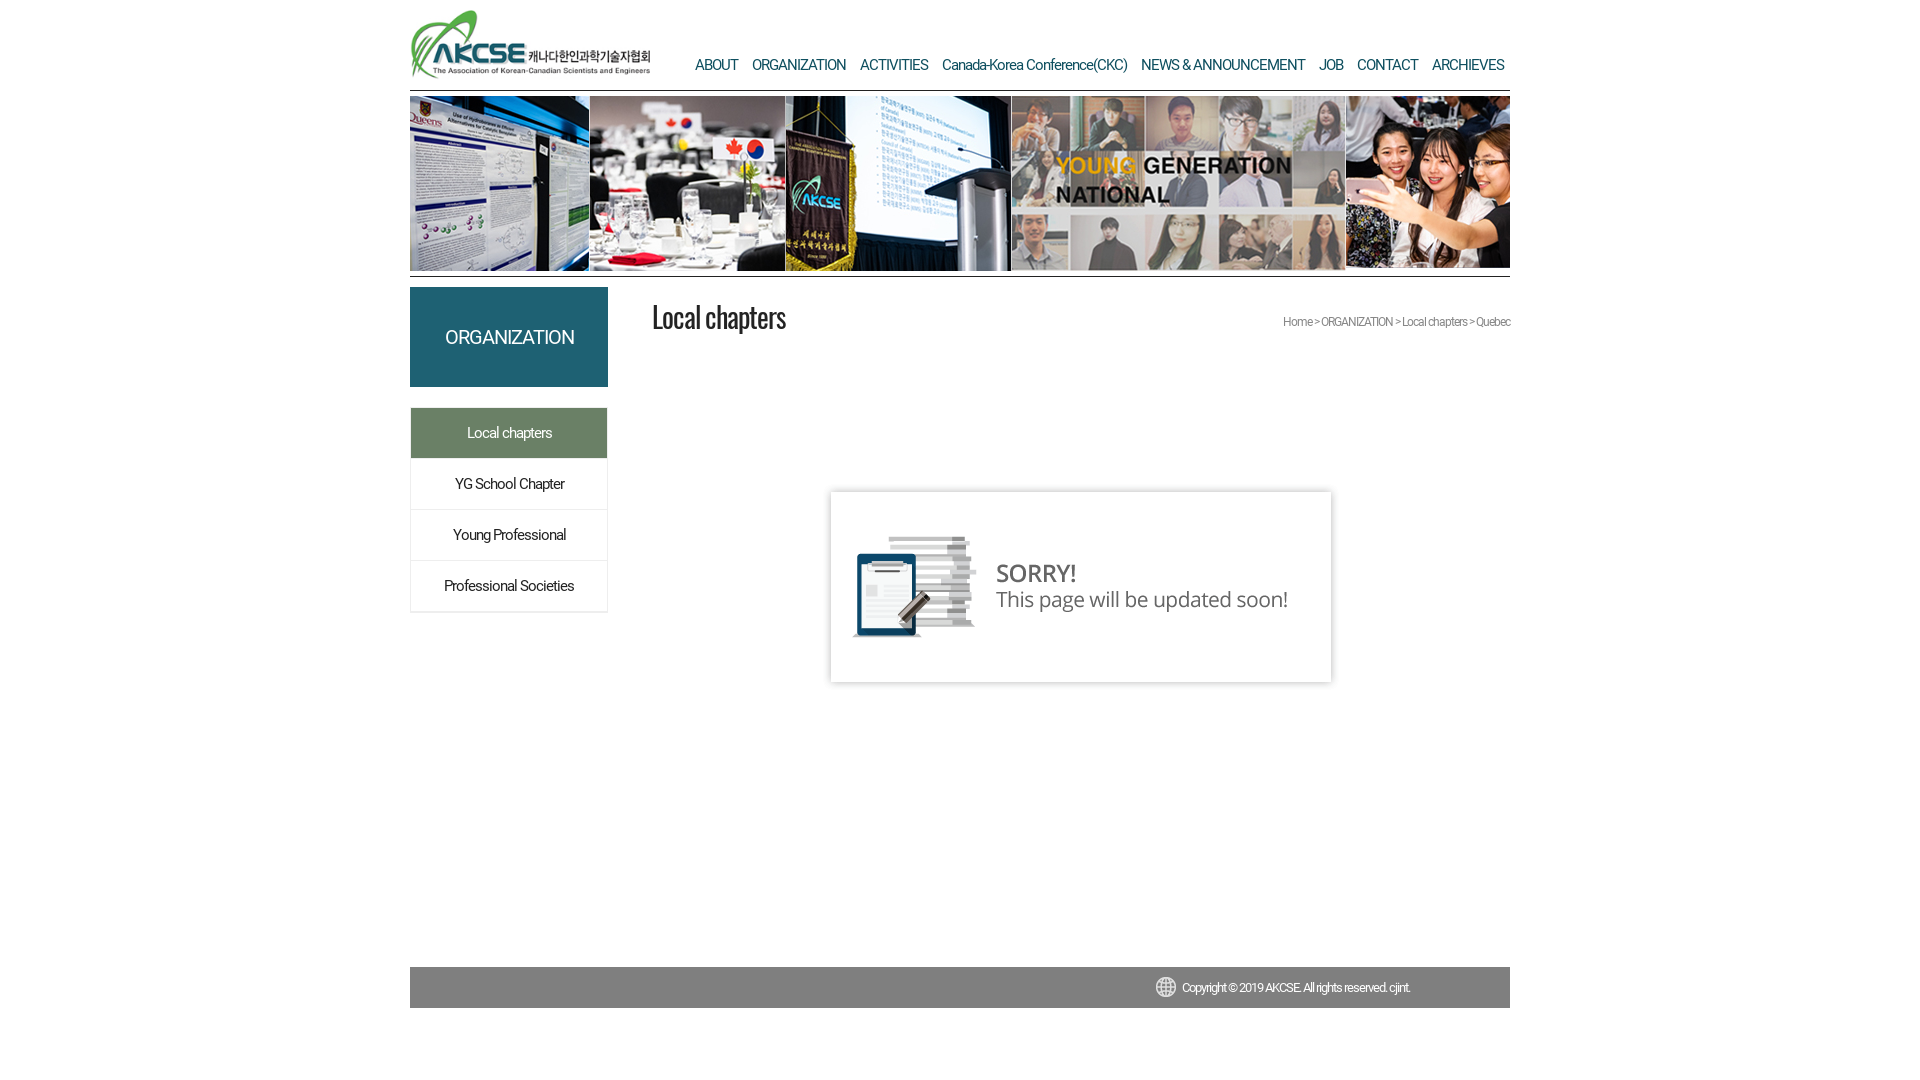  I want to click on 'JOB', so click(1330, 64).